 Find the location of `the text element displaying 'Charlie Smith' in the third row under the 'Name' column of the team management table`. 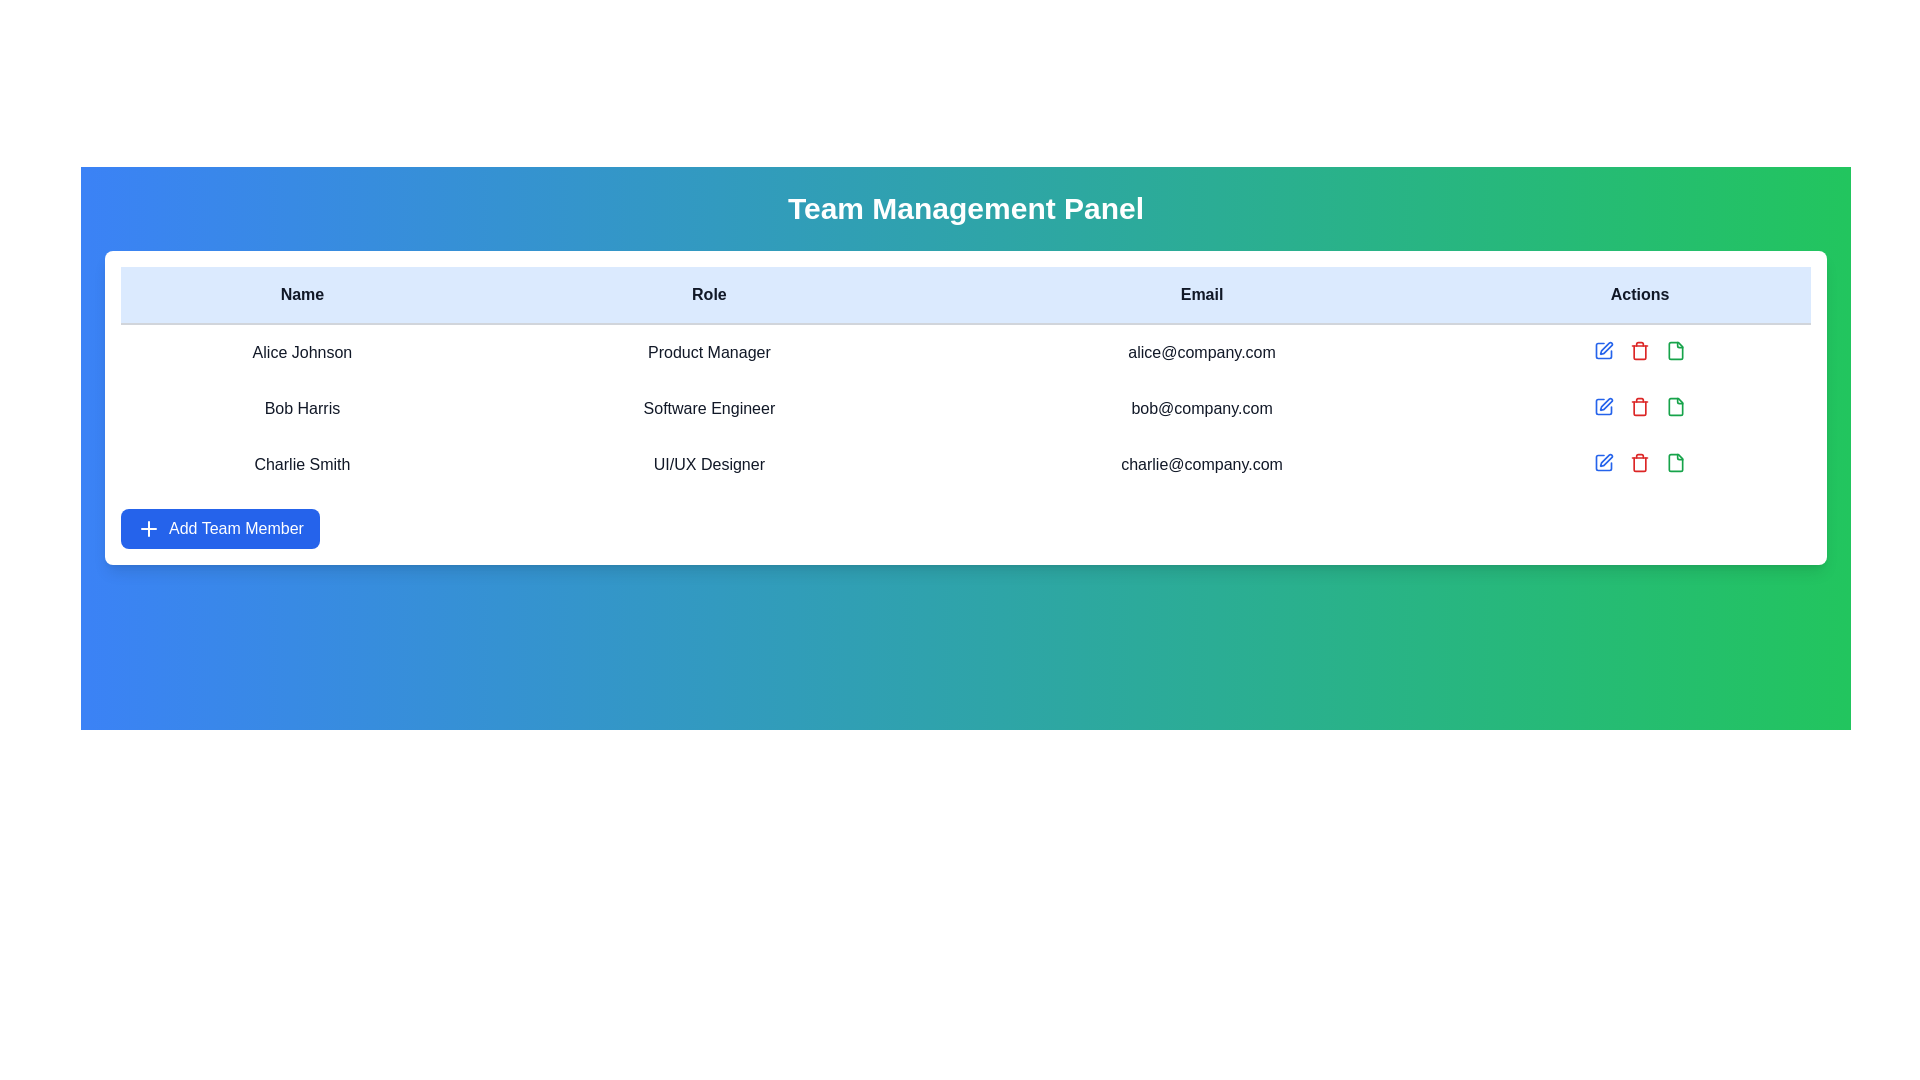

the text element displaying 'Charlie Smith' in the third row under the 'Name' column of the team management table is located at coordinates (301, 465).